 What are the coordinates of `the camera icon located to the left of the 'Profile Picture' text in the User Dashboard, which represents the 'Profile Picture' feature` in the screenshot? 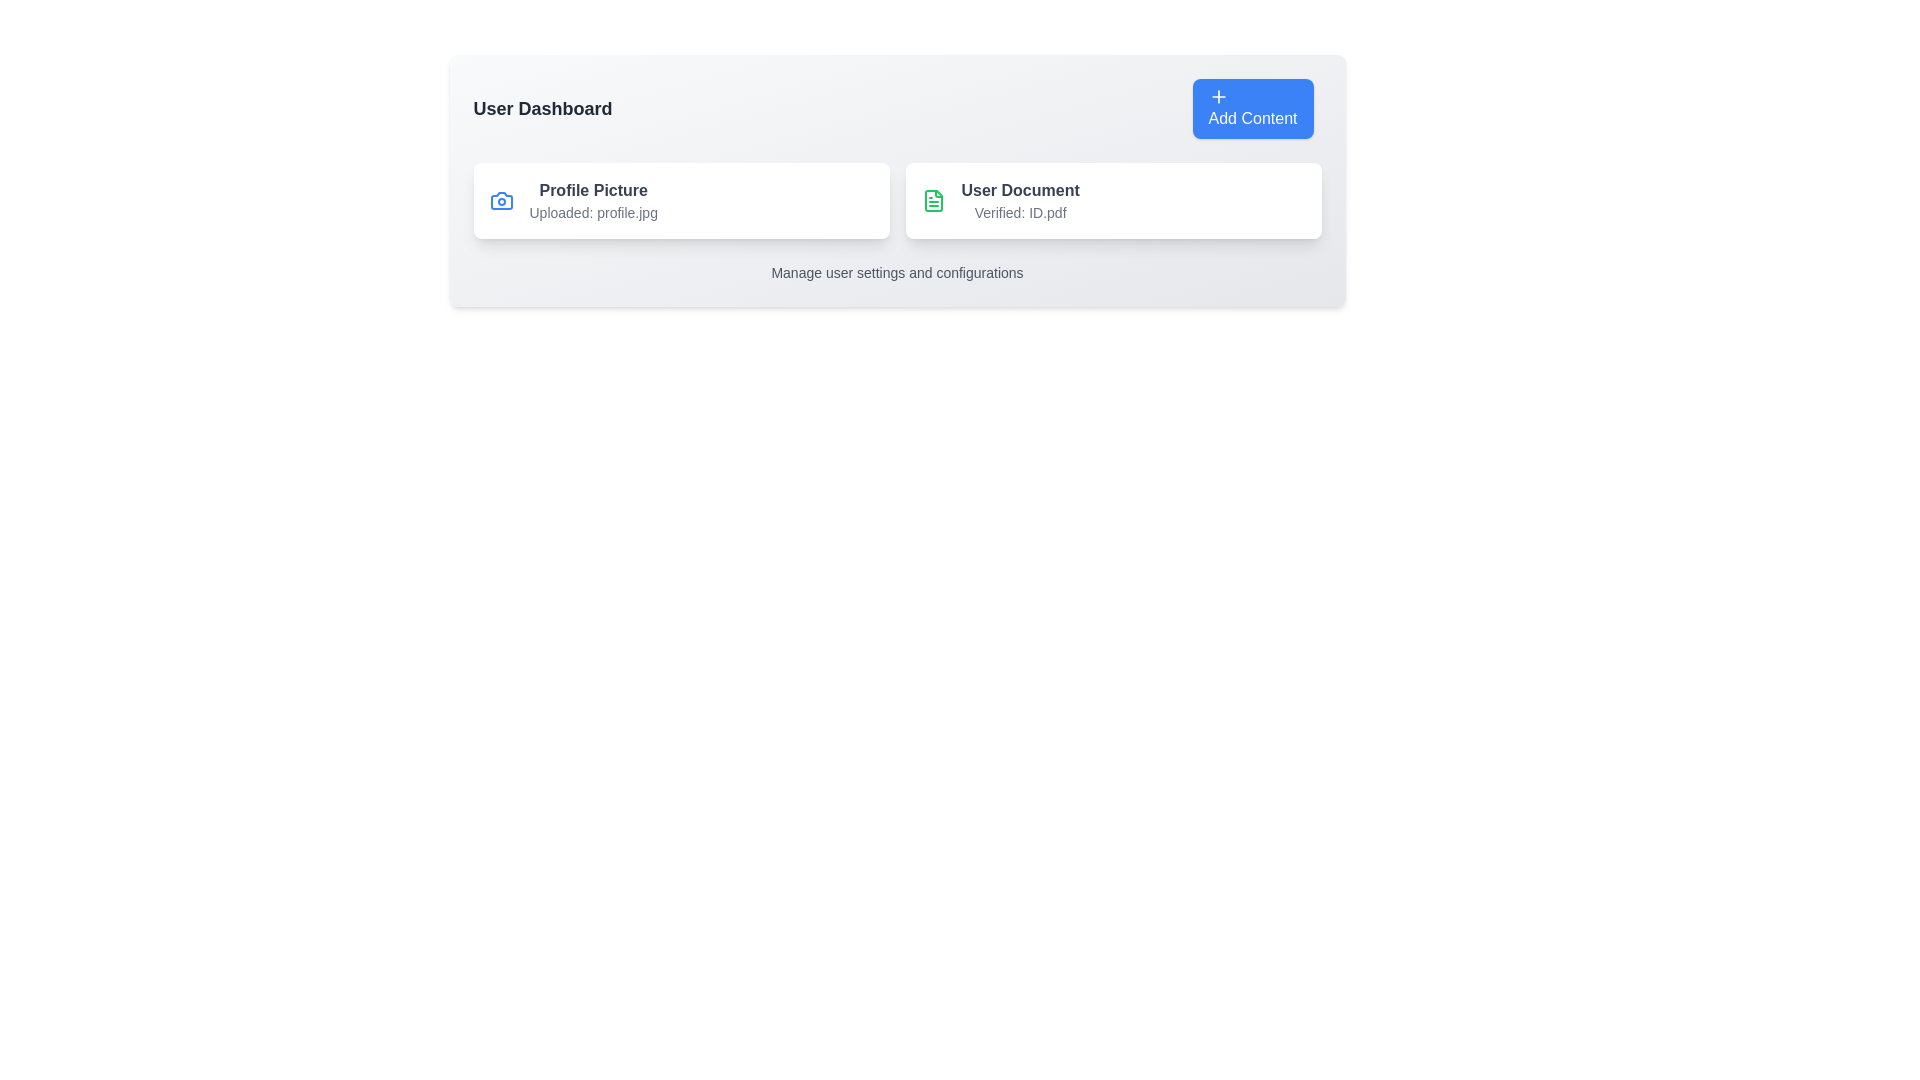 It's located at (501, 200).